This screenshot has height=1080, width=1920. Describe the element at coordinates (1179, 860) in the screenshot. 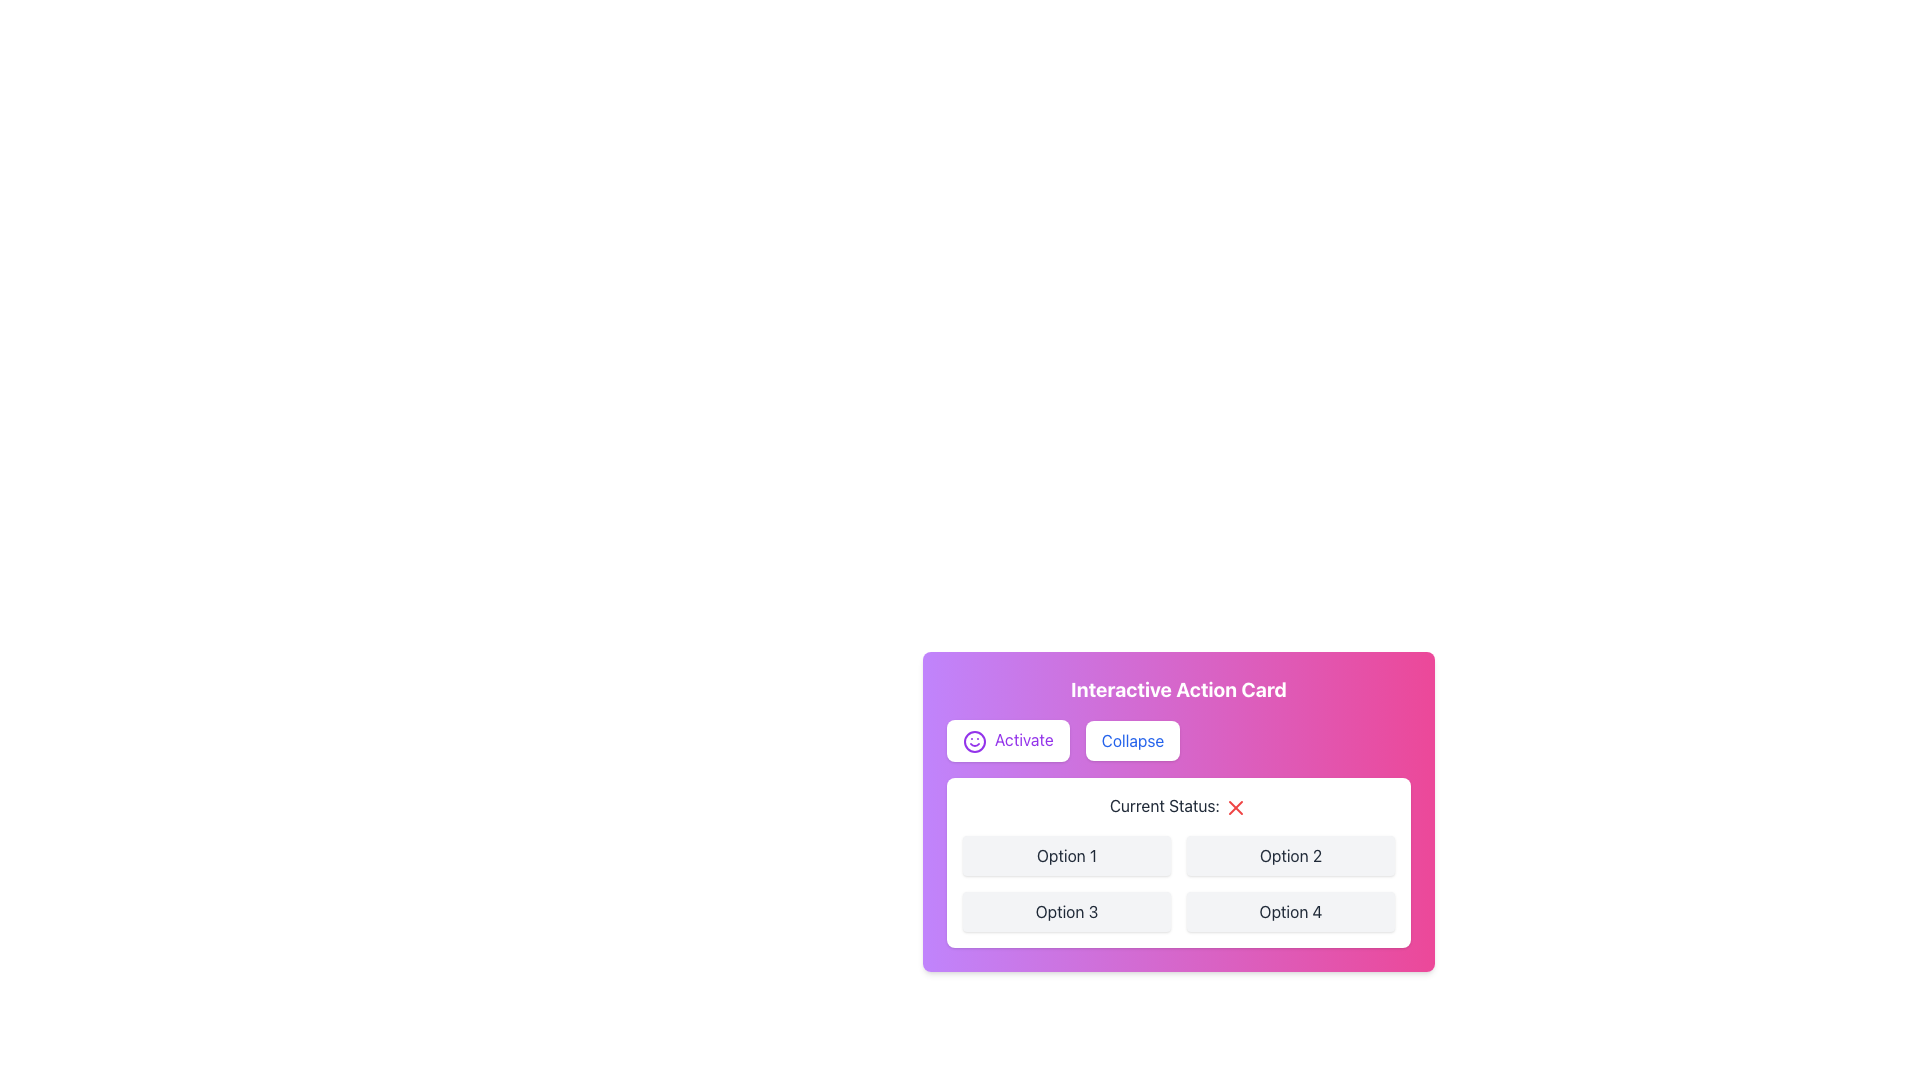

I see `the Status section within the 'Interactive Action Card', positioned below 'Activate' and 'Collapse', to interact with the visual representation options` at that location.